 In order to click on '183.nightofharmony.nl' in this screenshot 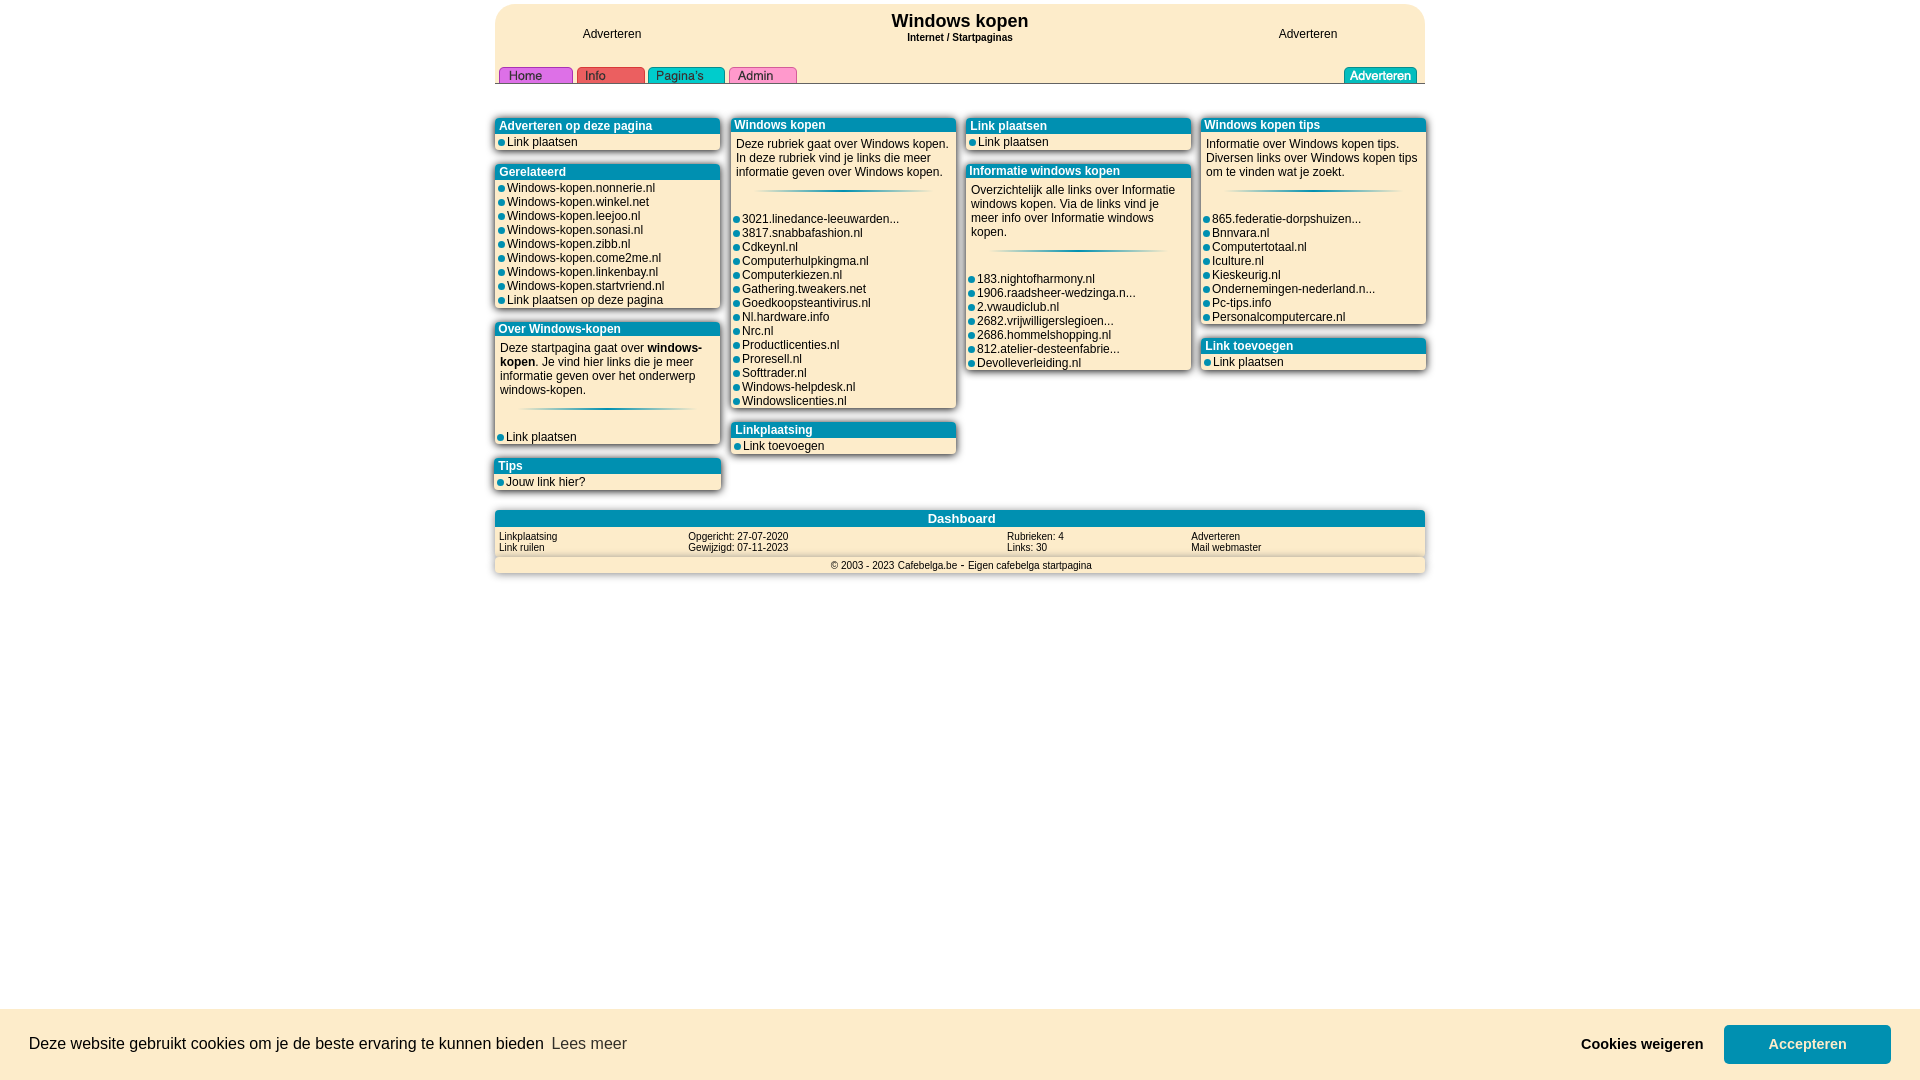, I will do `click(977, 278)`.